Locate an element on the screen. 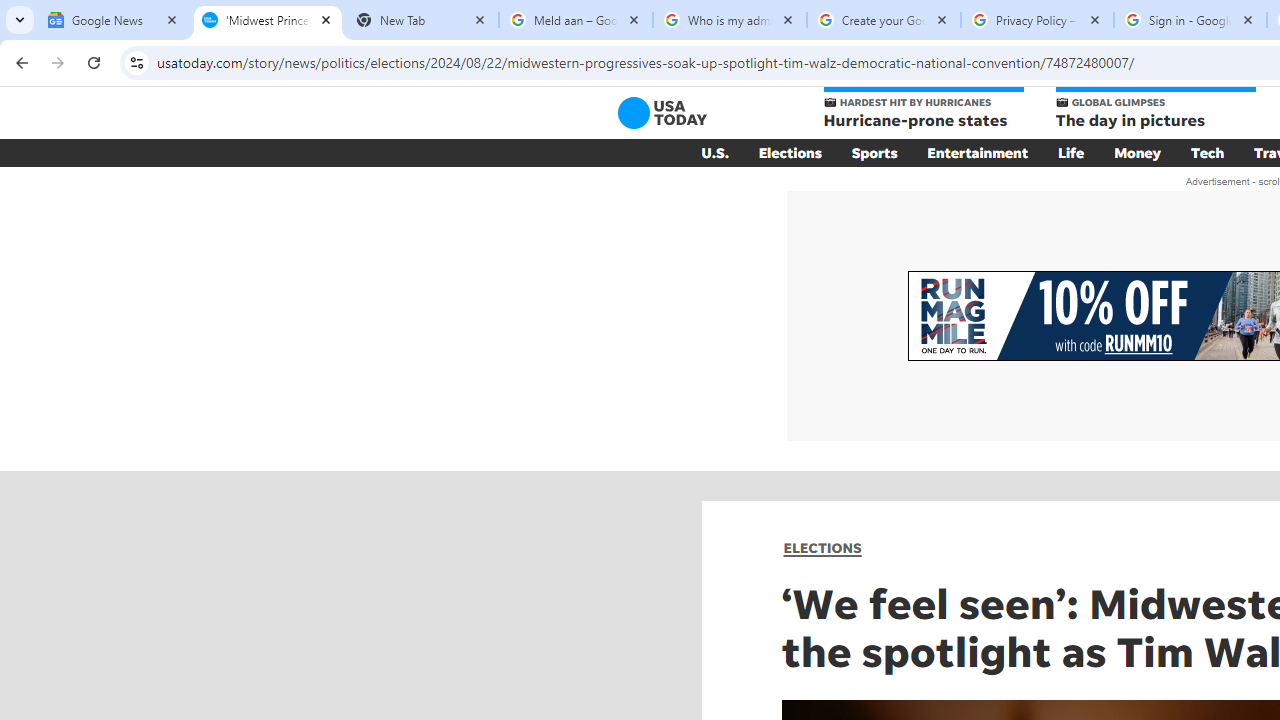  'Sign in - Google Accounts' is located at coordinates (1190, 20).